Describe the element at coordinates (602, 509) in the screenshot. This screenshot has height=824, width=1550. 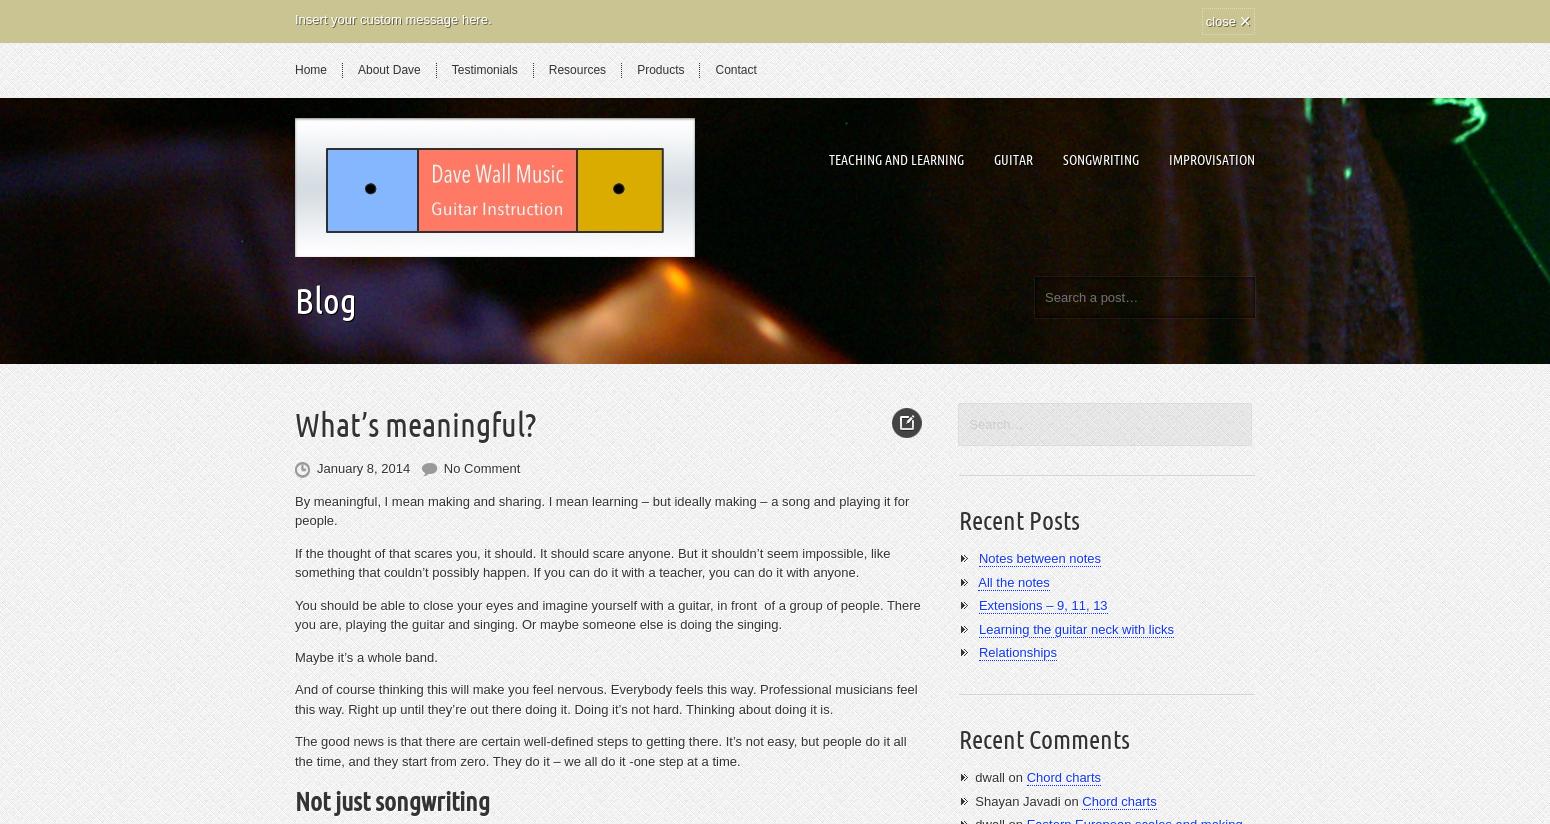
I see `'By meaningful, I mean making and sharing. I mean learning – but ideally making – a song and playing it for people.'` at that location.